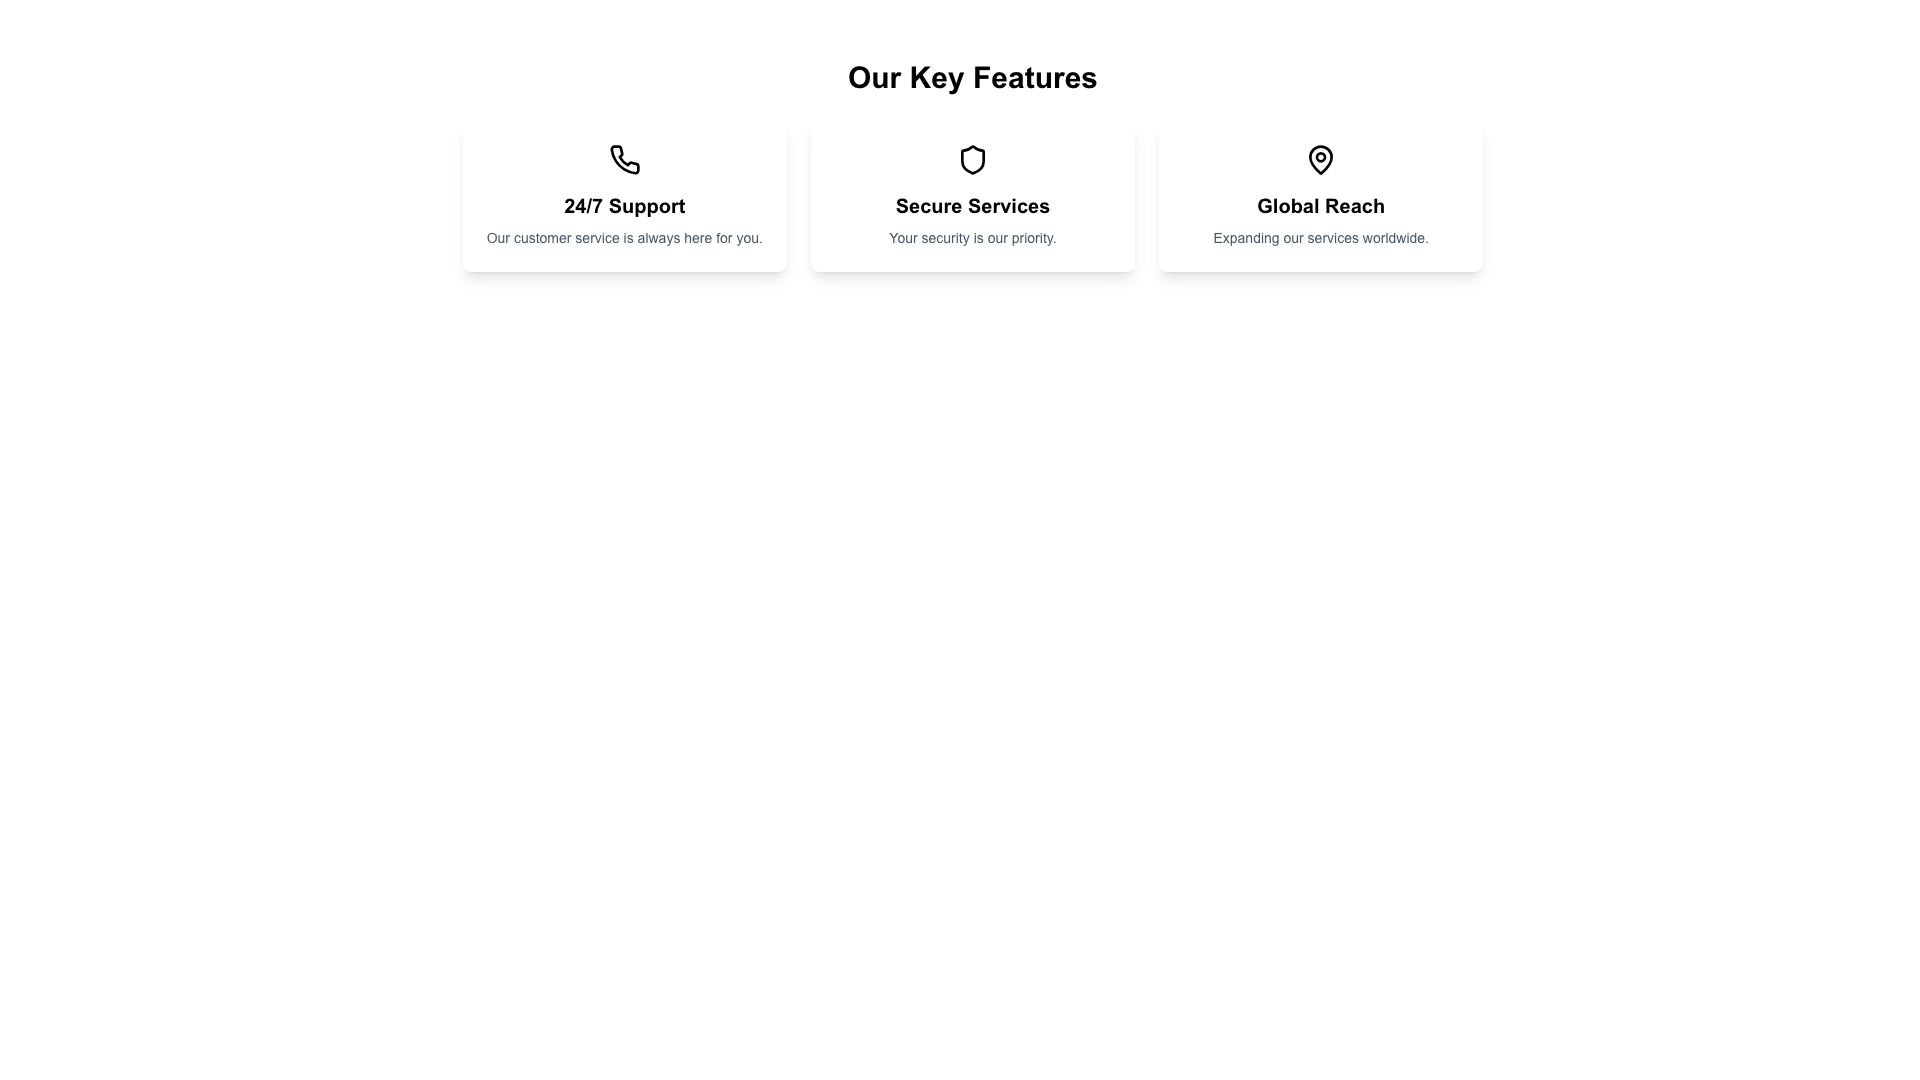 The image size is (1920, 1080). What do you see at coordinates (1321, 205) in the screenshot?
I see `the label displaying 'Global Reach', which is styled in bold, black text within a card structure, located below a map pin icon and above the text 'Expanding our services worldwide.'` at bounding box center [1321, 205].